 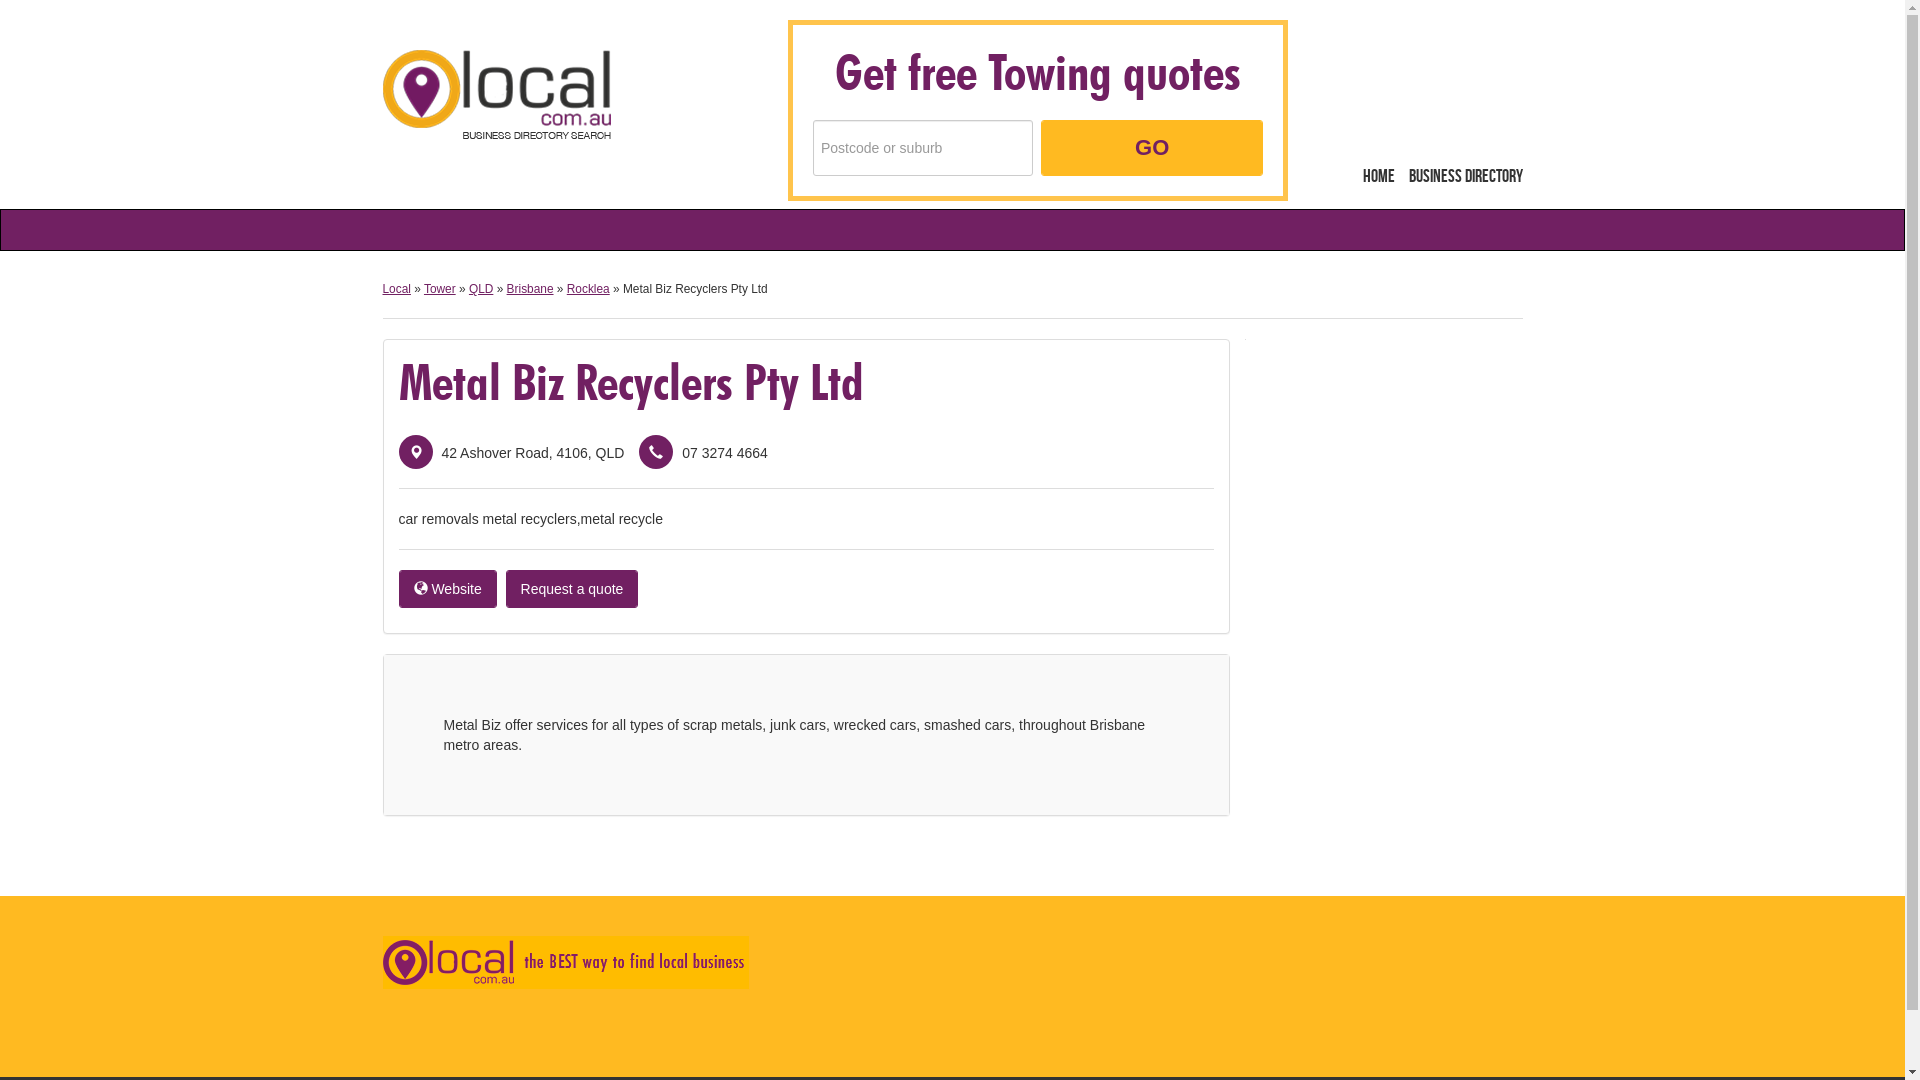 What do you see at coordinates (495, 94) in the screenshot?
I see `'Local'` at bounding box center [495, 94].